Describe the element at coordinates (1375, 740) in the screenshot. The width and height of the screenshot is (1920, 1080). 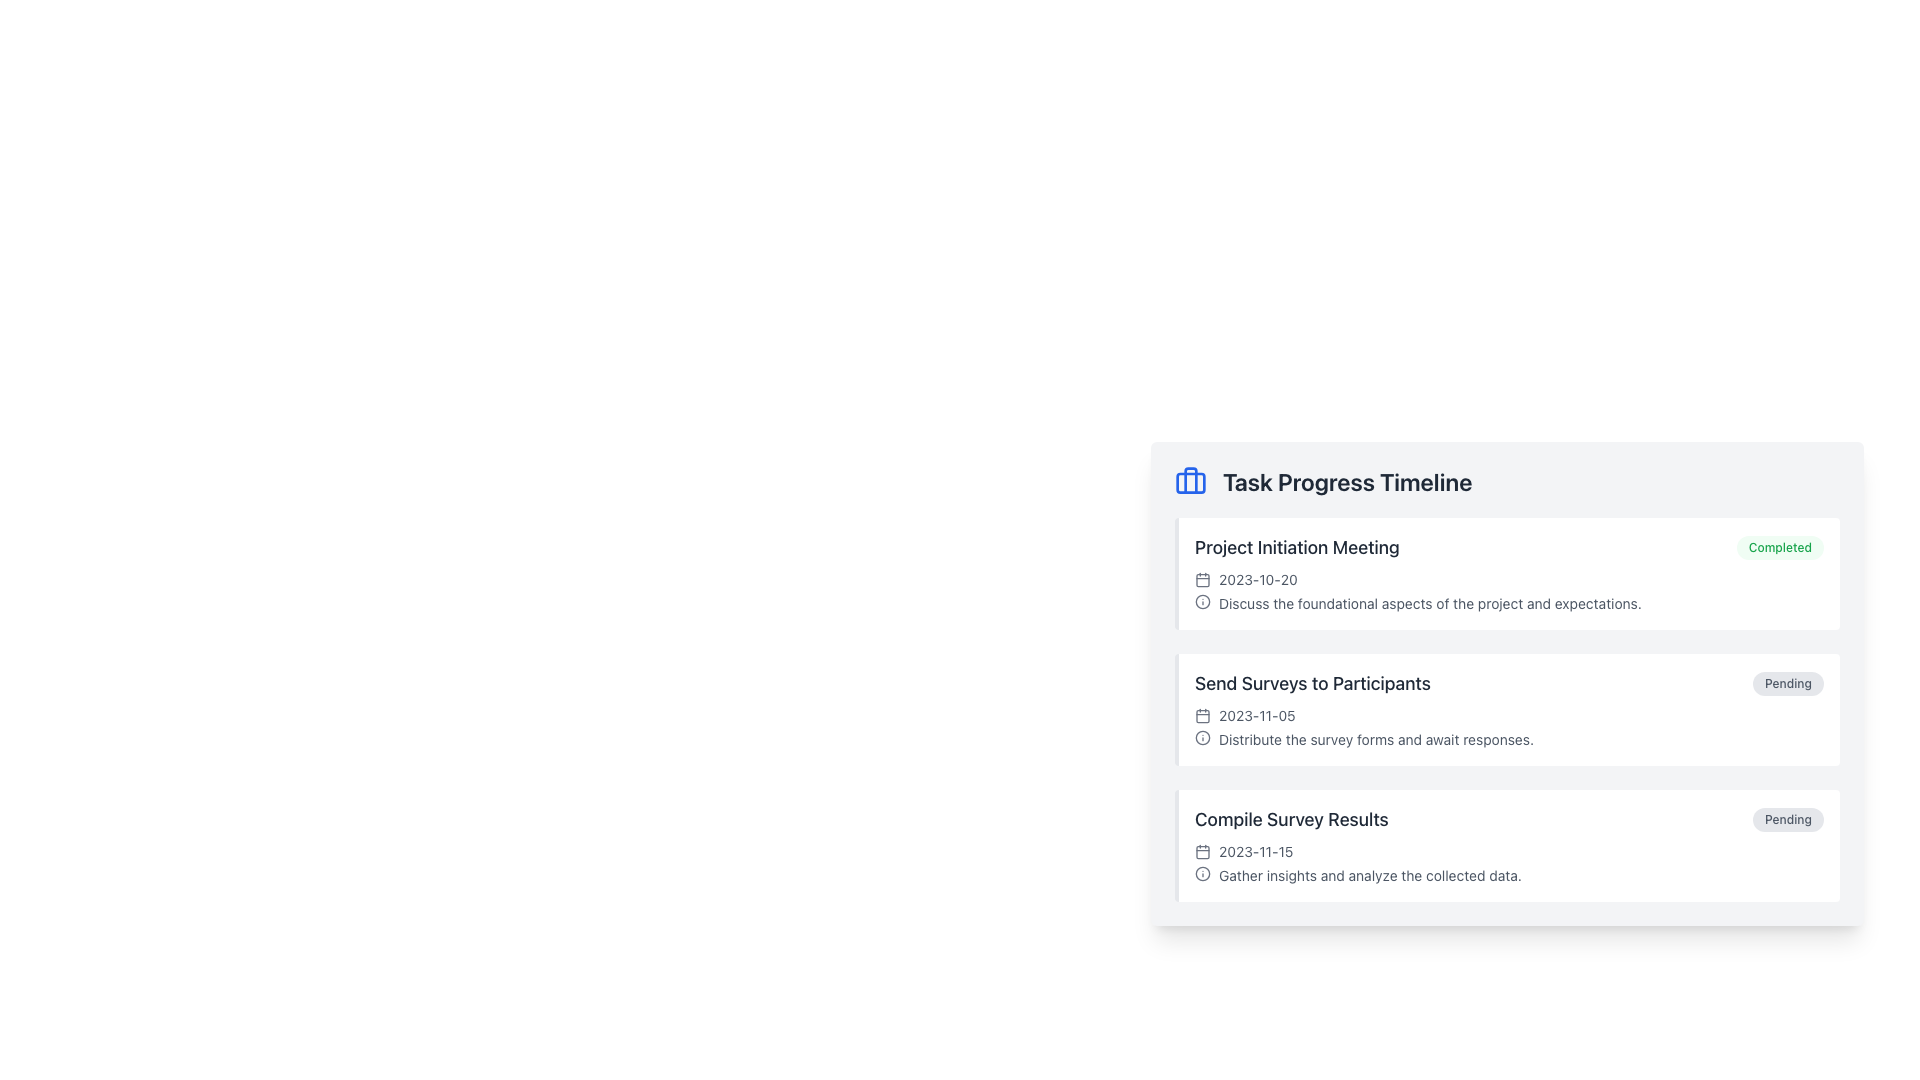
I see `descriptive text label located in the second item of the 'Task Progress Timeline' section, below the 'Send Surveys to Participants' header, which provides detailed information about the task` at that location.